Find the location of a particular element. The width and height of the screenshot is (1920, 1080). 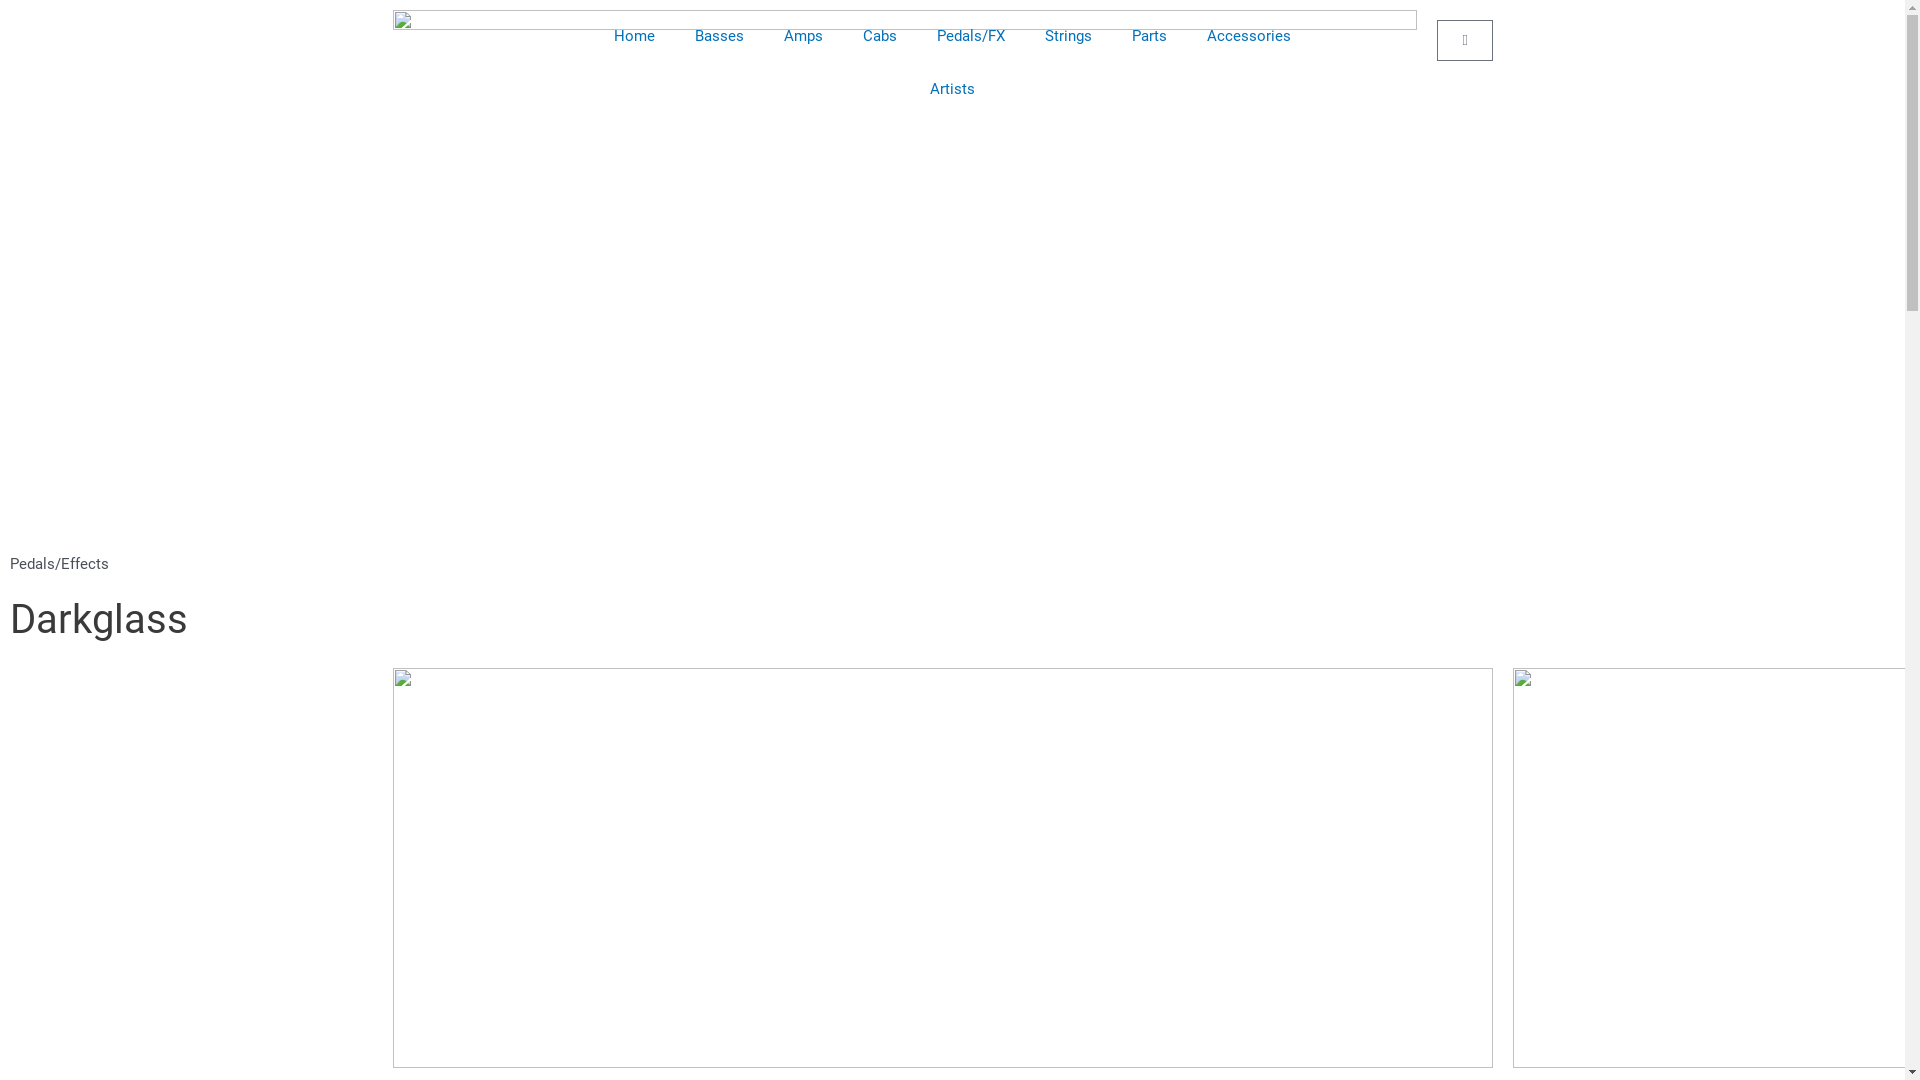

'Basses' is located at coordinates (719, 36).